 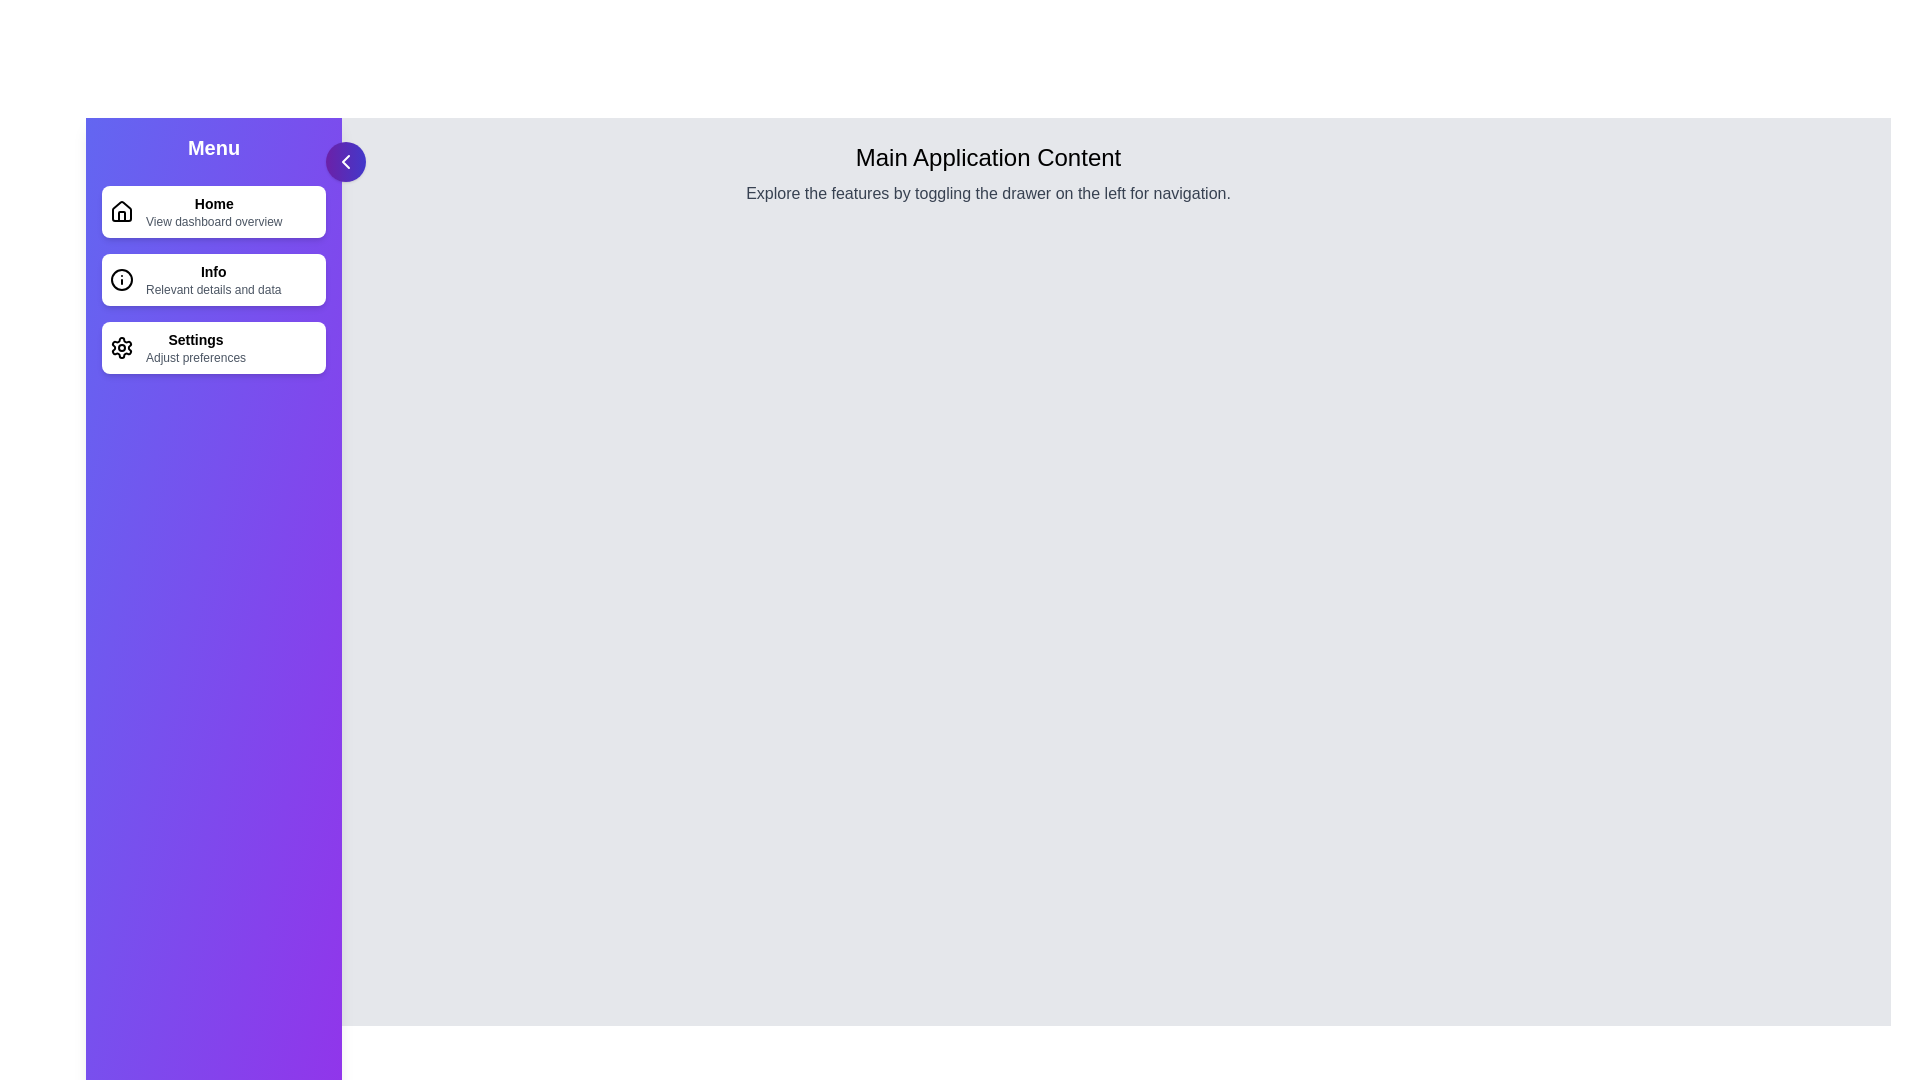 I want to click on the navigation item Home in the drawer, so click(x=214, y=212).